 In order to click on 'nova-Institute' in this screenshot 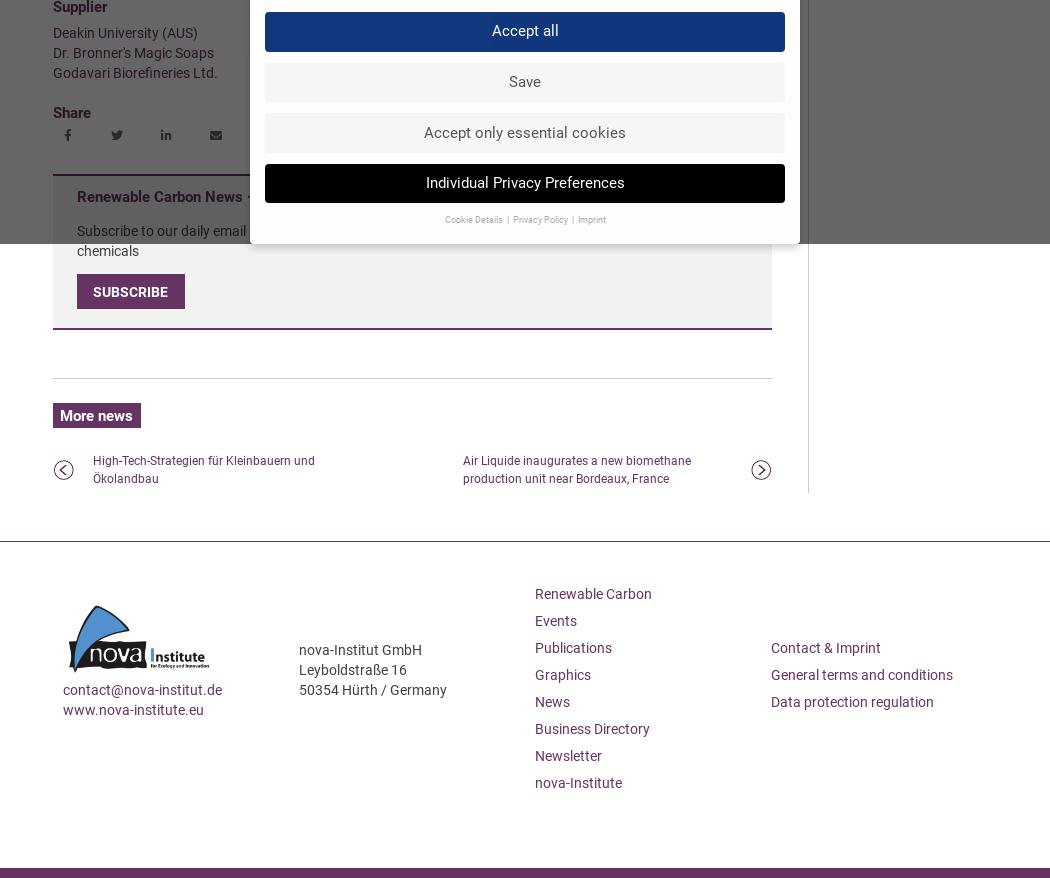, I will do `click(577, 782)`.